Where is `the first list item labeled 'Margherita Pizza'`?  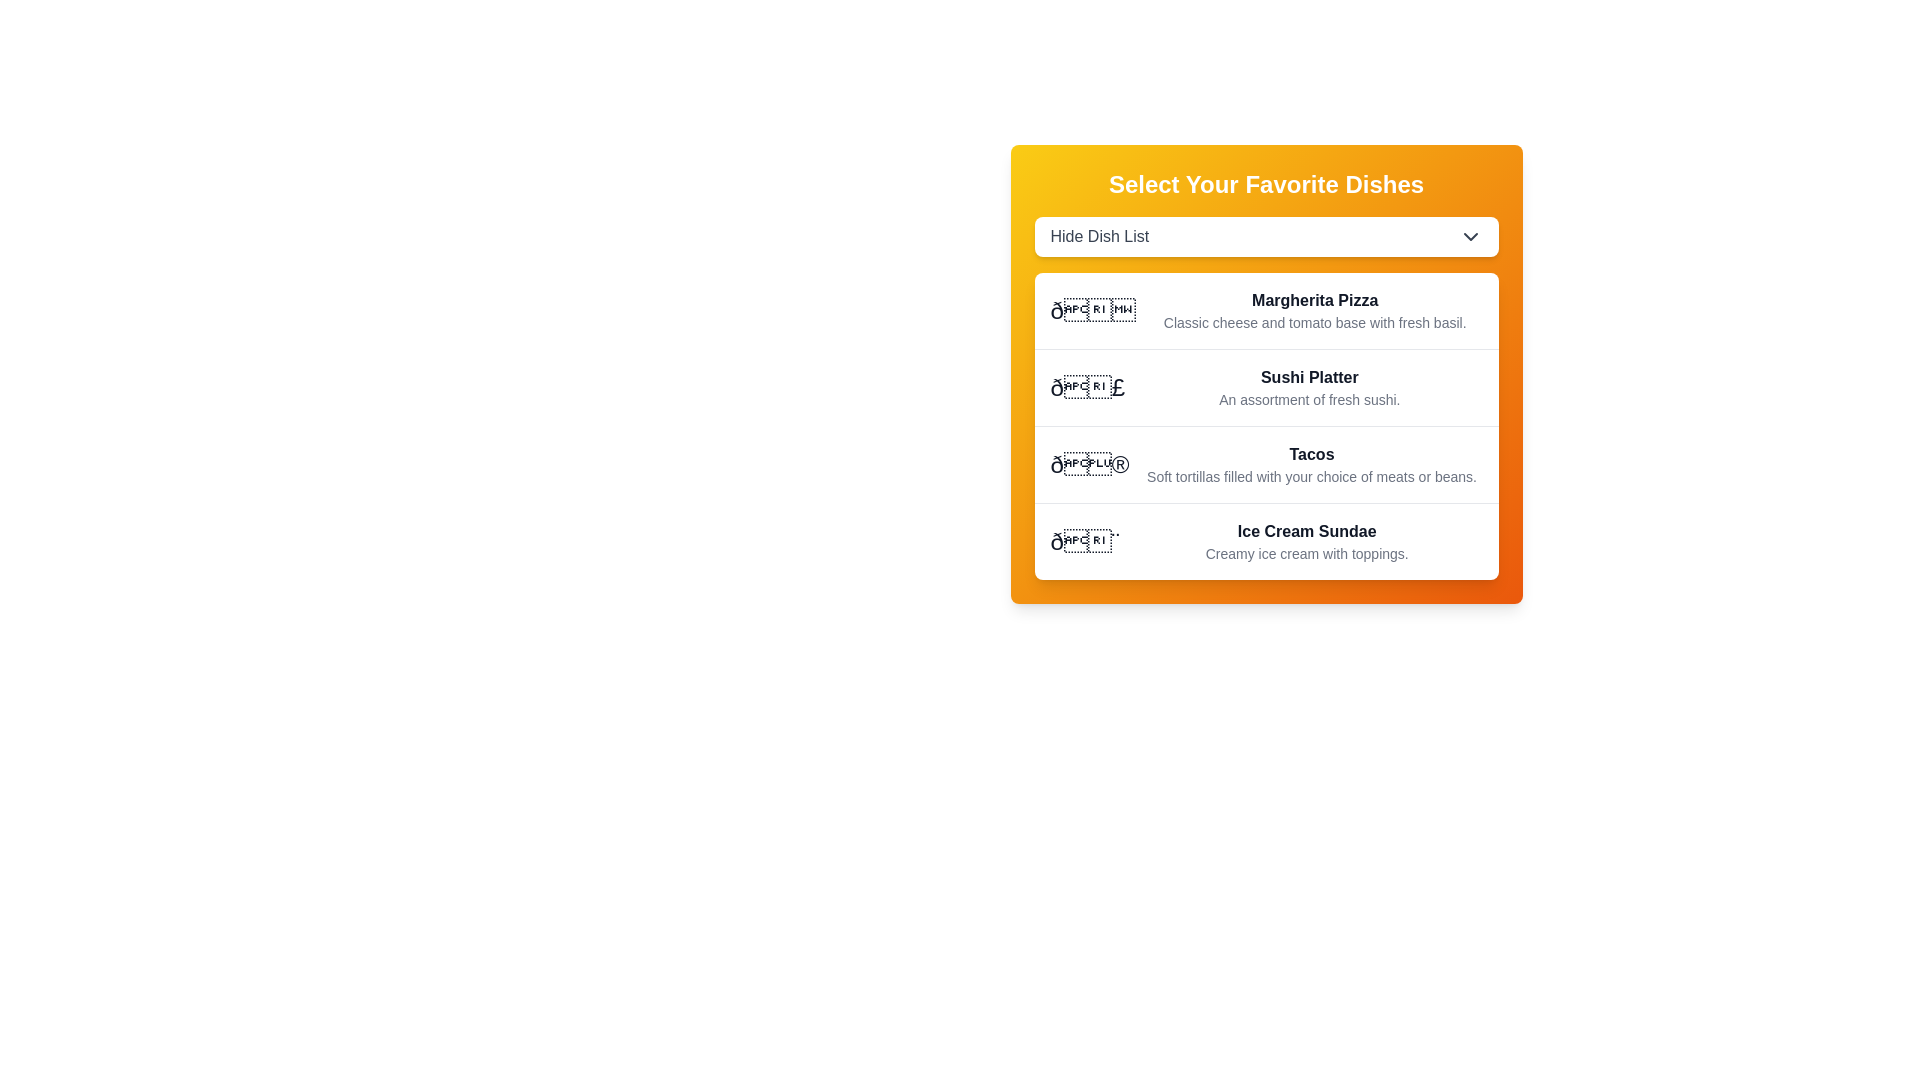
the first list item labeled 'Margherita Pizza' is located at coordinates (1265, 311).